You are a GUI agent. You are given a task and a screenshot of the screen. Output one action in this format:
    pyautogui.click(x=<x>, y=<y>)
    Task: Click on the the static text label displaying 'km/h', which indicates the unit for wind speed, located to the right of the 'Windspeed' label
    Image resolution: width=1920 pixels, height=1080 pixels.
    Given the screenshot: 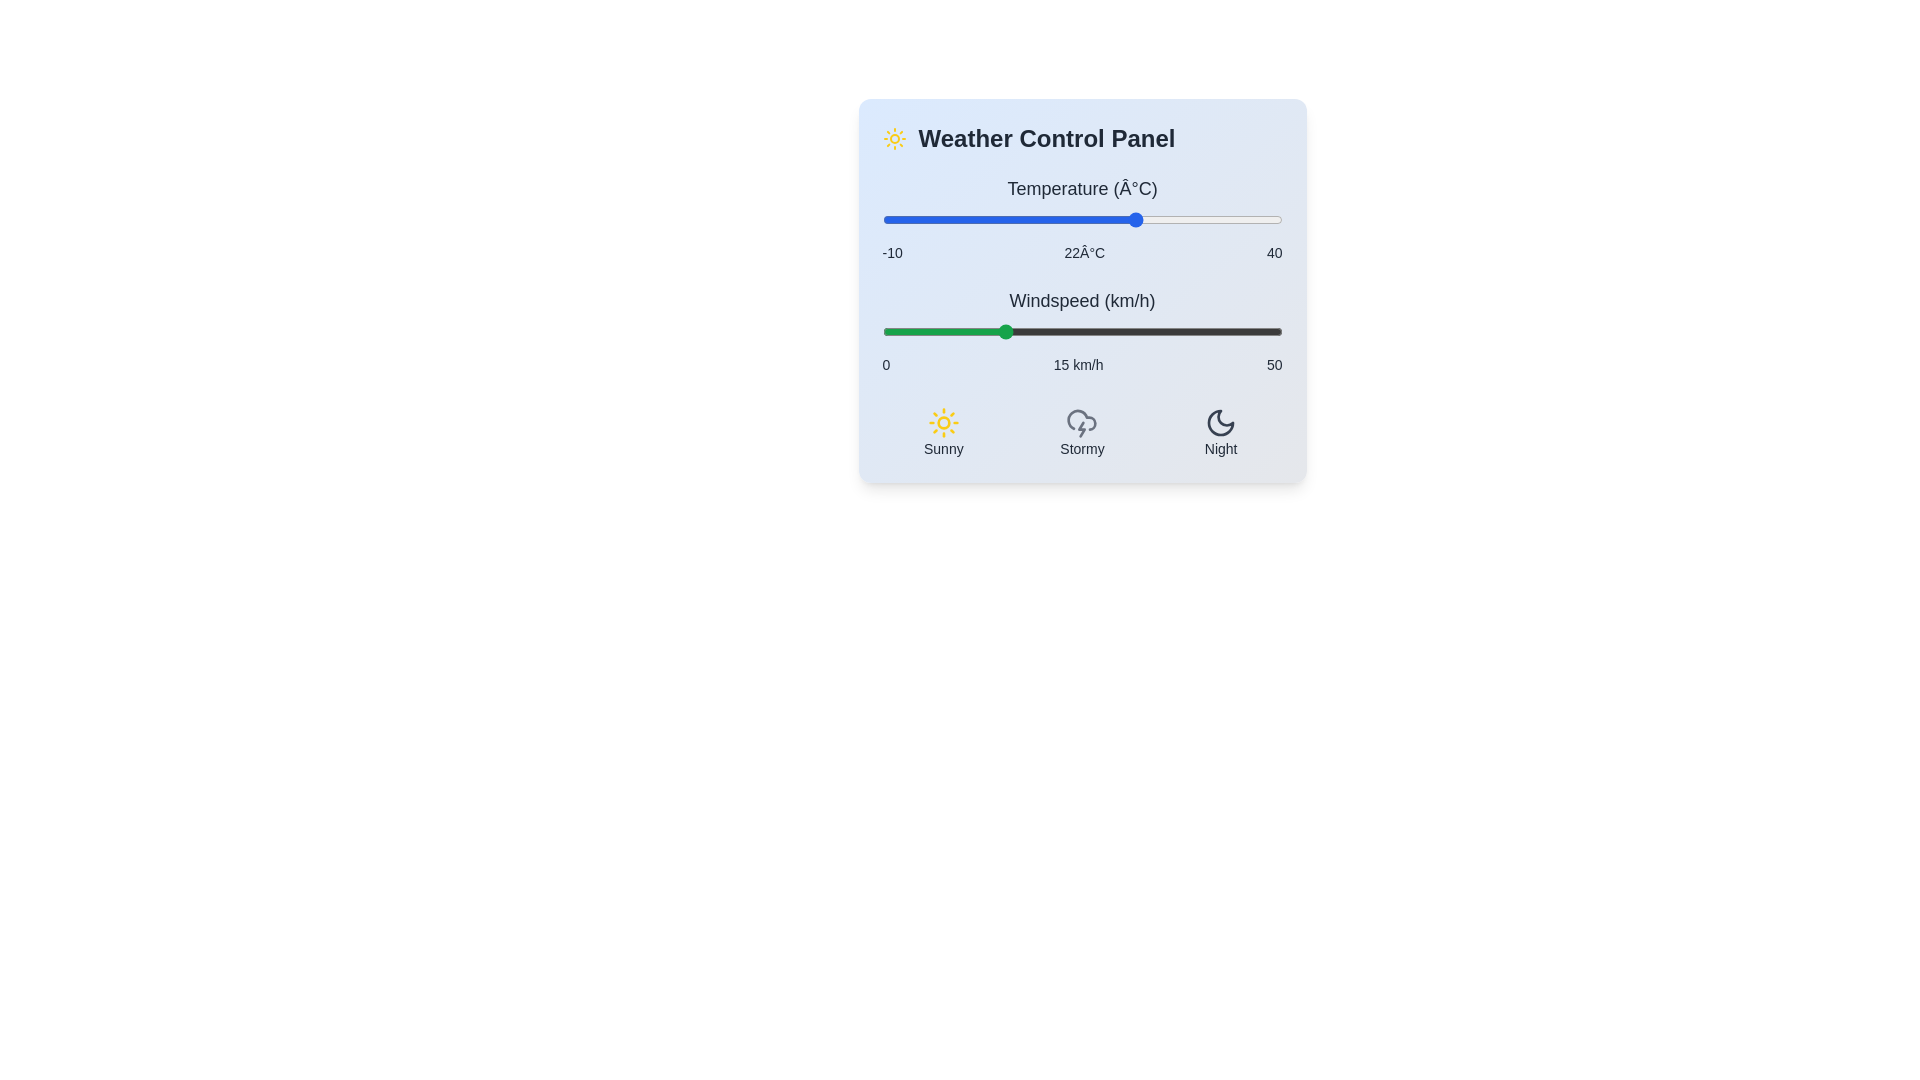 What is the action you would take?
    pyautogui.click(x=1130, y=300)
    